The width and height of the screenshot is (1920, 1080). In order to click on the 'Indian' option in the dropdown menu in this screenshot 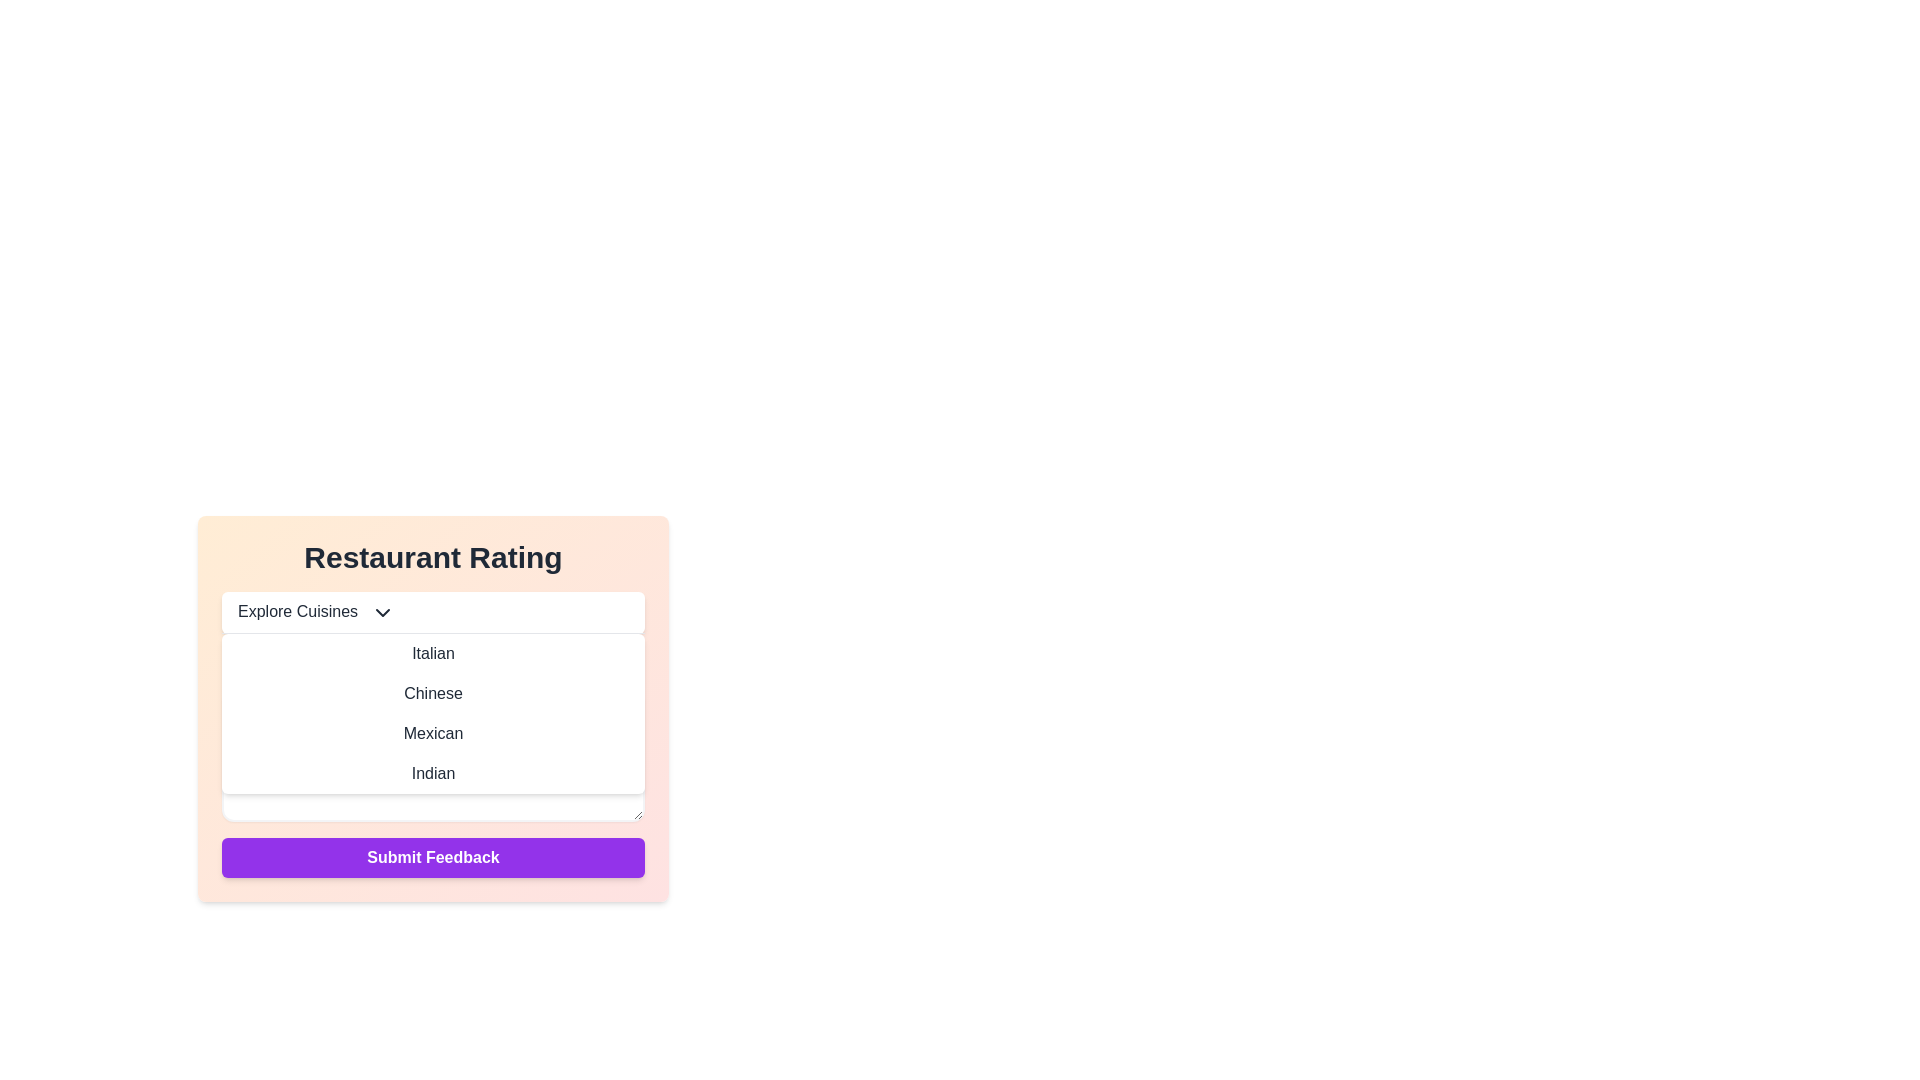, I will do `click(432, 772)`.